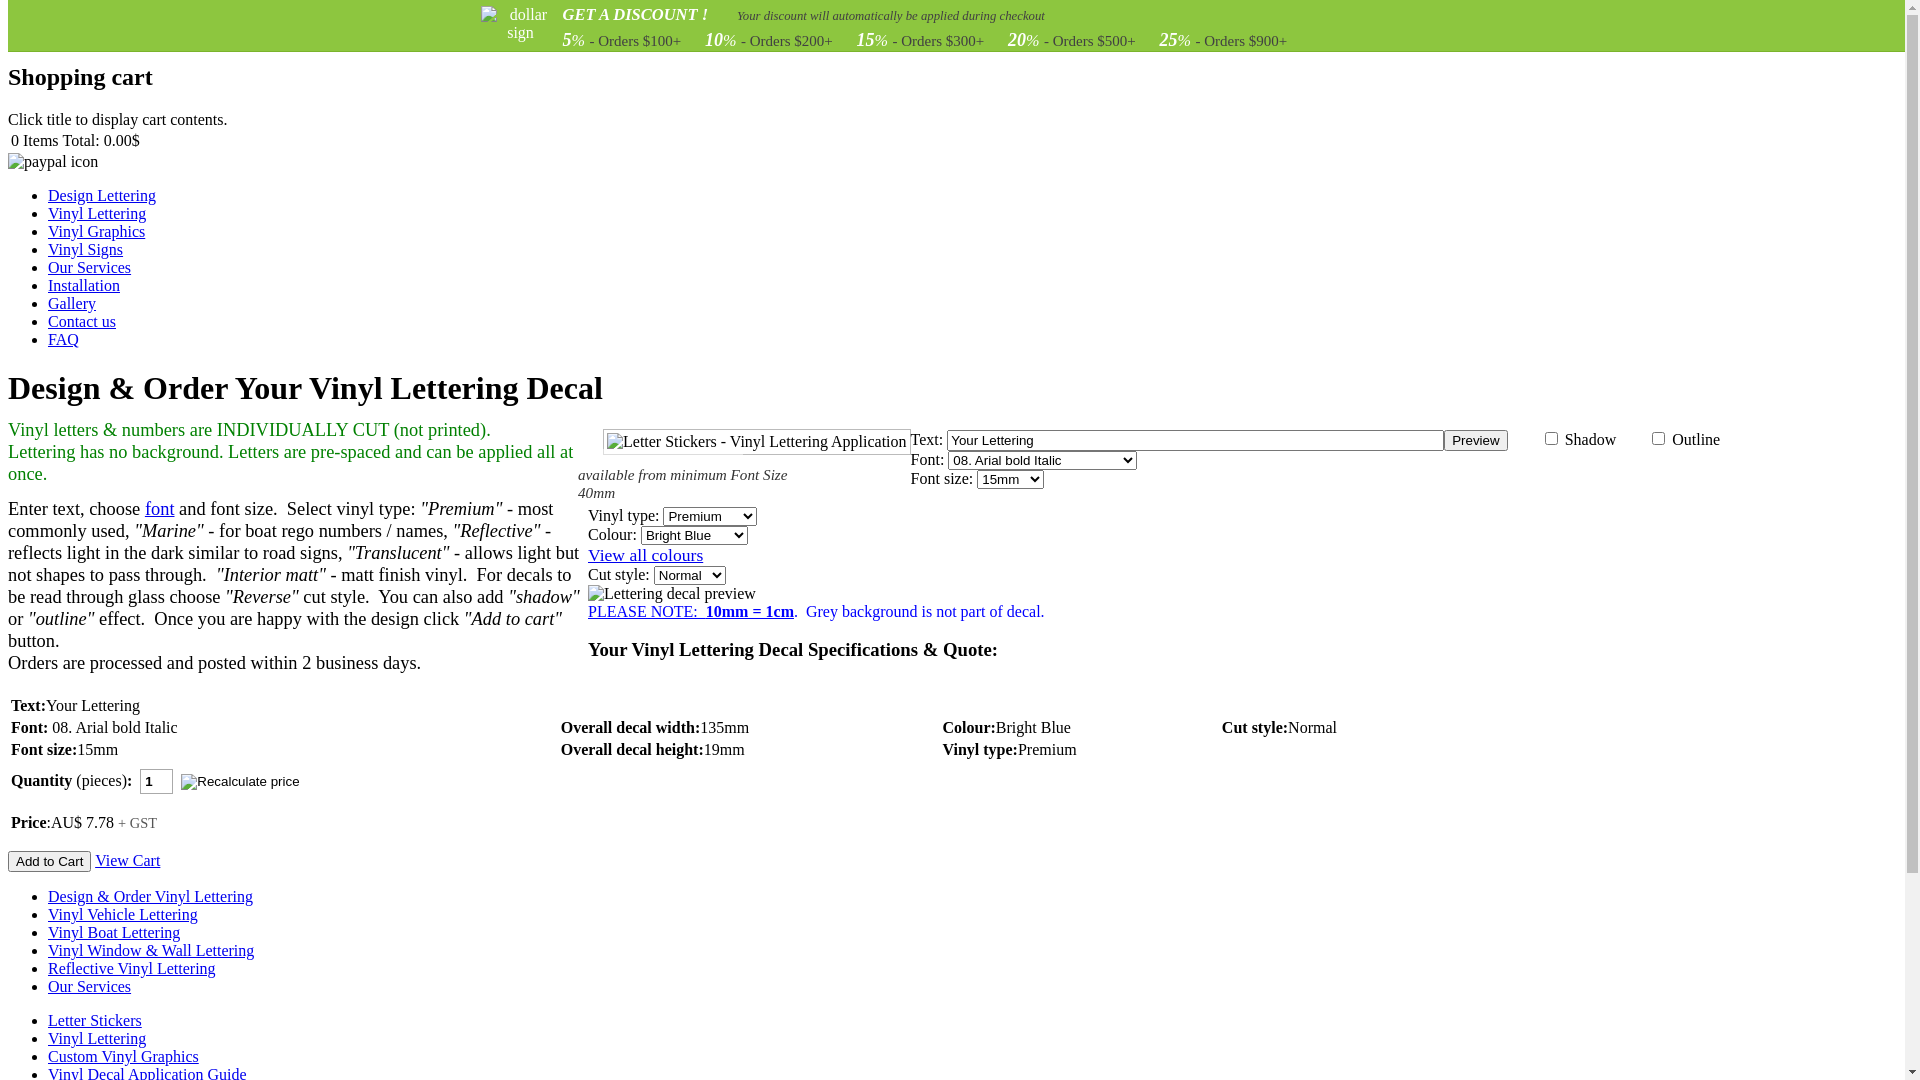 This screenshot has height=1080, width=1920. Describe the element at coordinates (72, 303) in the screenshot. I see `'Gallery'` at that location.